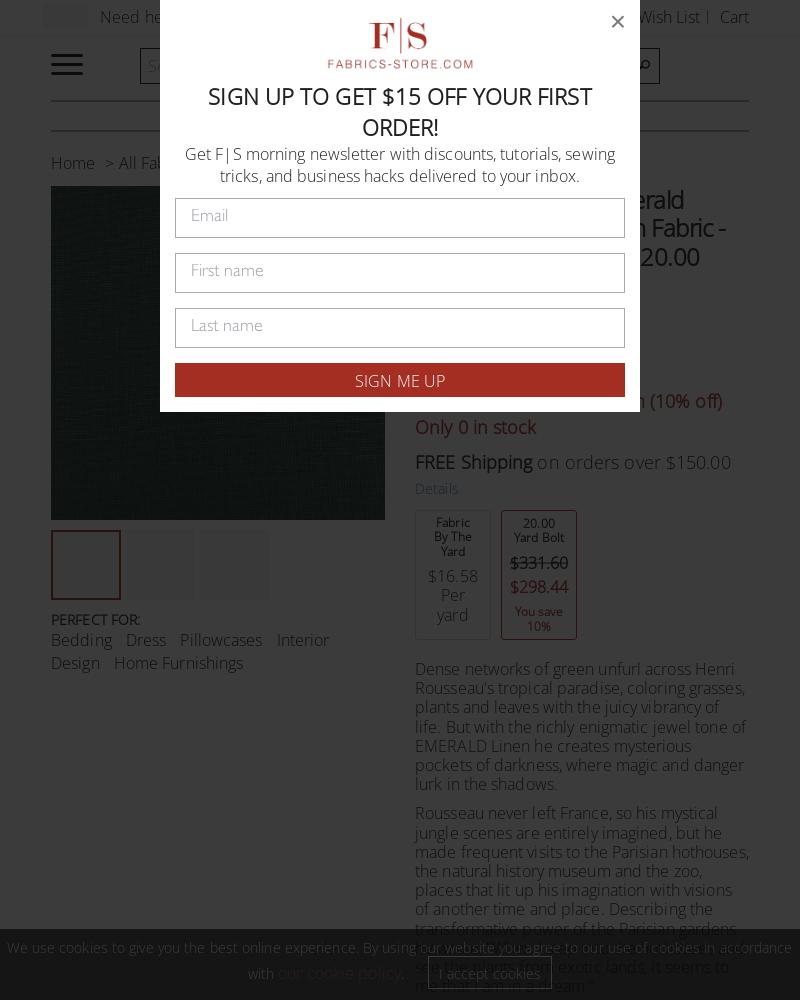 The height and width of the screenshot is (1004, 800). Describe the element at coordinates (451, 574) in the screenshot. I see `'$16.58'` at that location.